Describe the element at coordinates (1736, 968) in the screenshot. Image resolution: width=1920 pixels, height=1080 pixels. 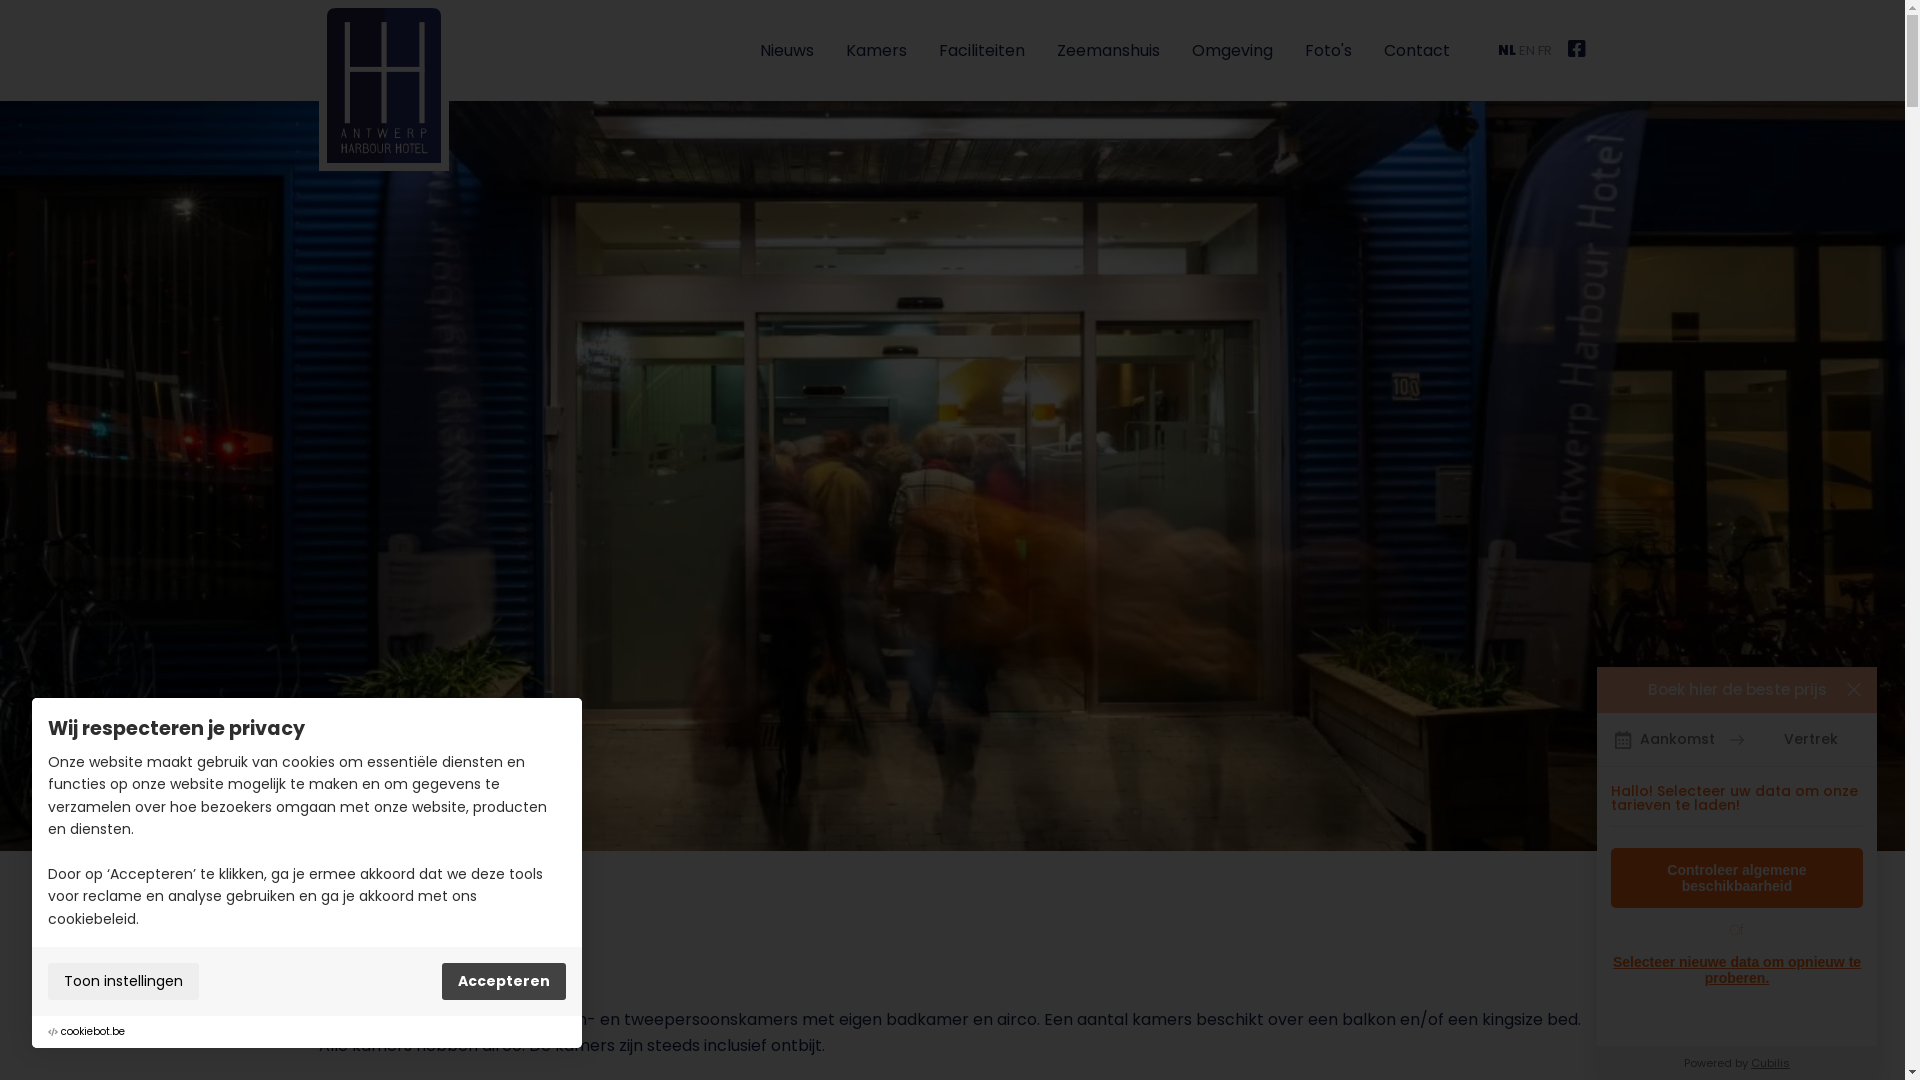
I see `'Selecteer nieuwe data om opnieuw te proberen.'` at that location.